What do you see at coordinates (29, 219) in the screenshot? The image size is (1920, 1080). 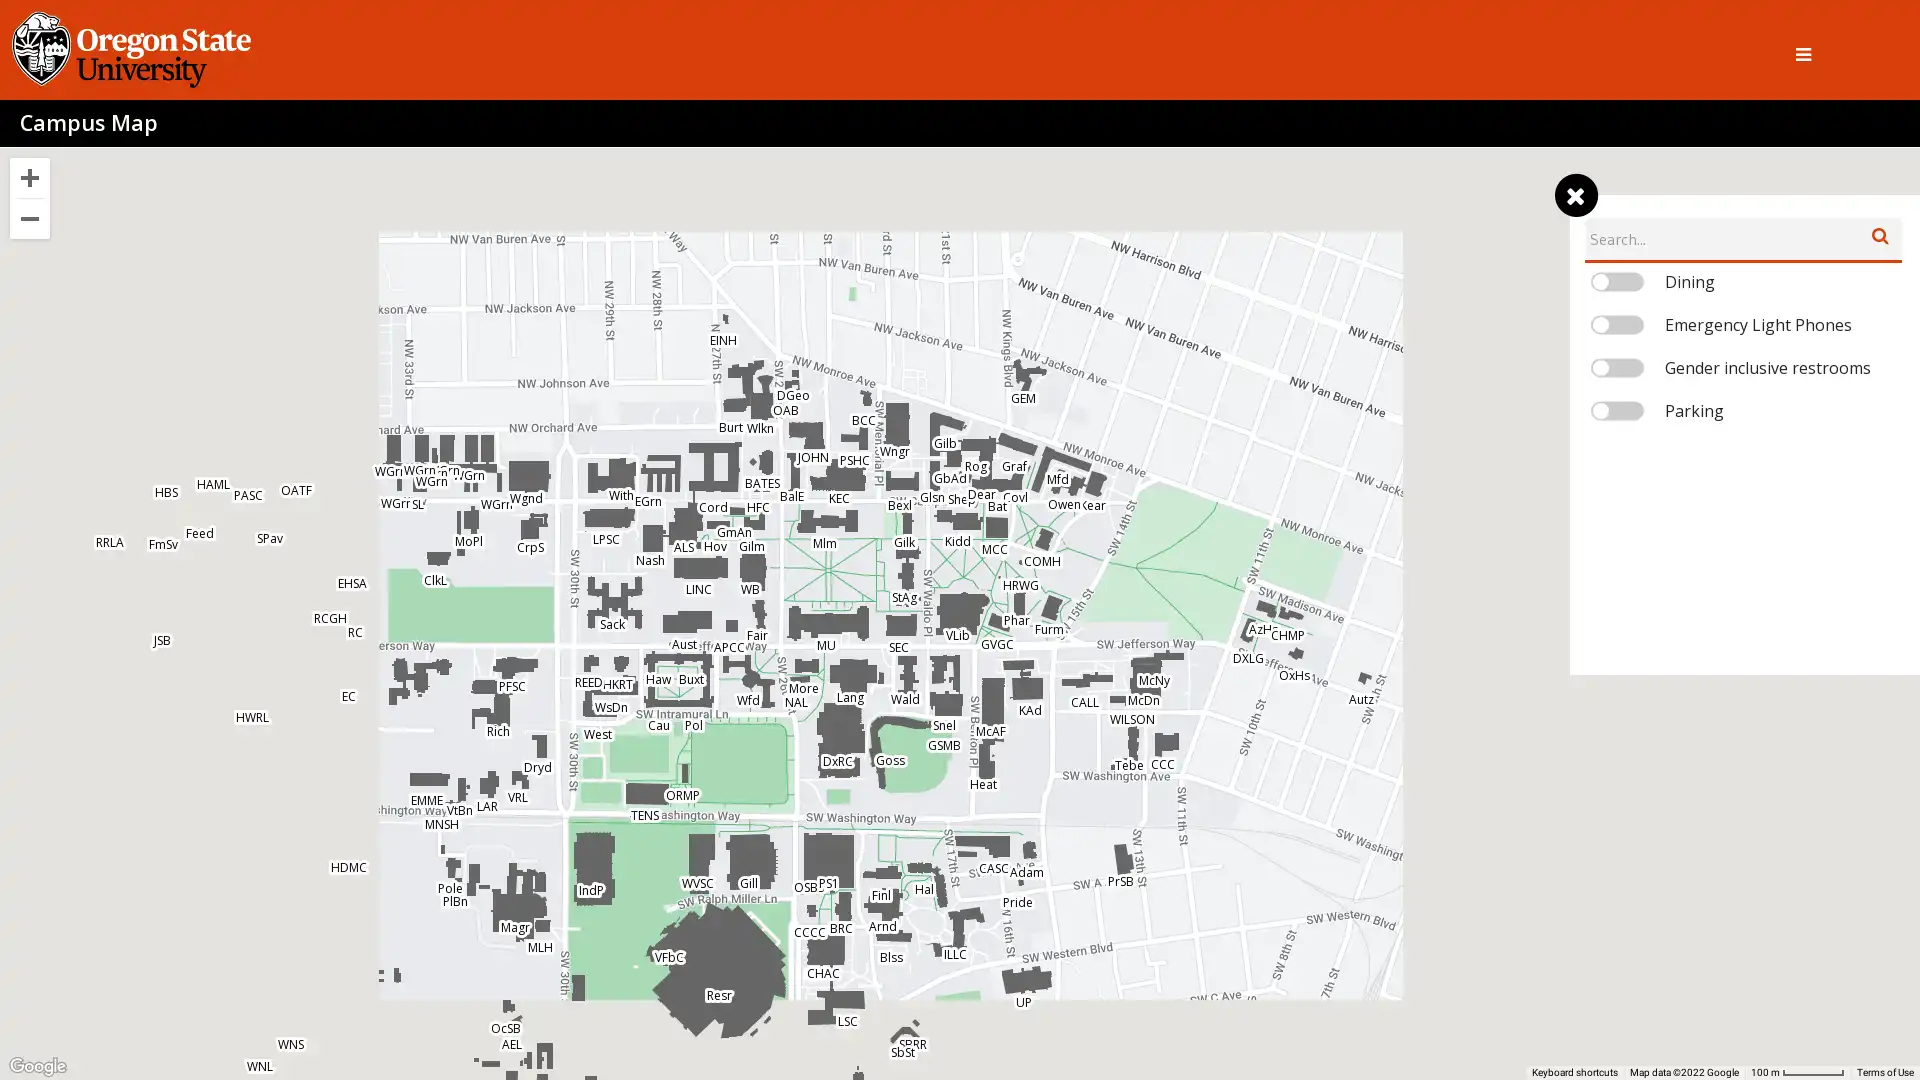 I see `Zoom out` at bounding box center [29, 219].